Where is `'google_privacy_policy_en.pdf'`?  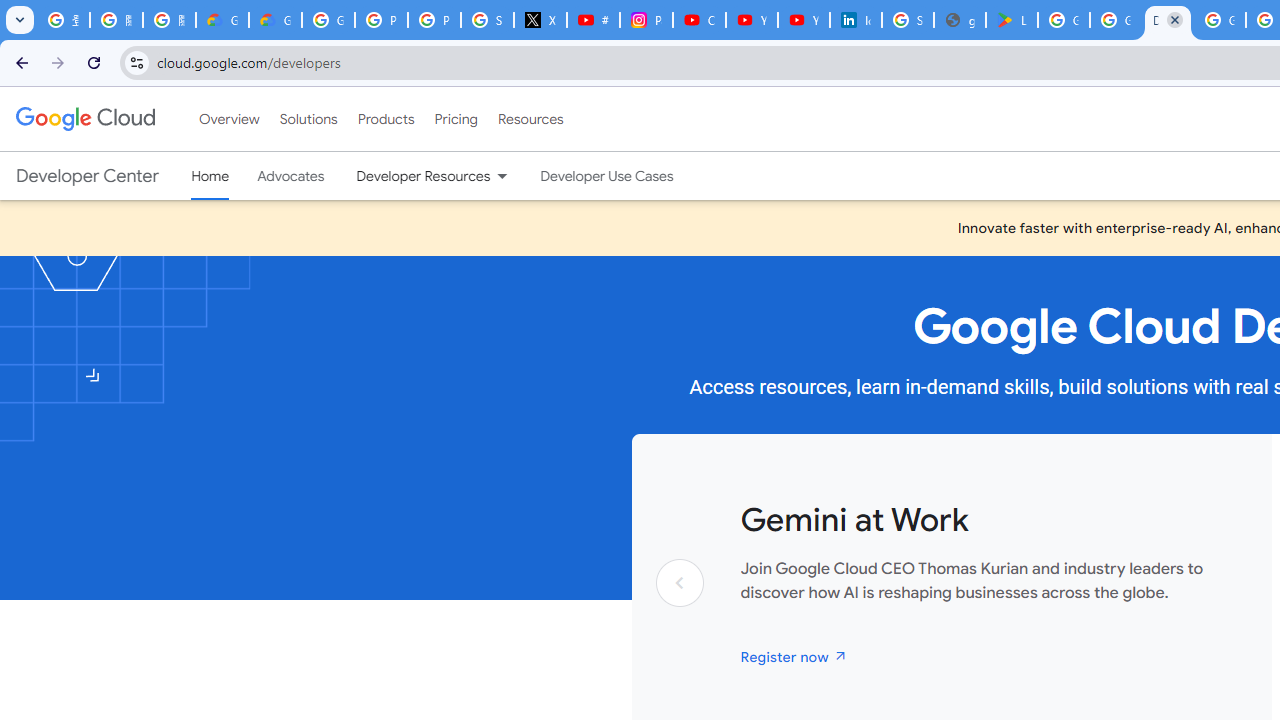
'google_privacy_policy_en.pdf' is located at coordinates (960, 20).